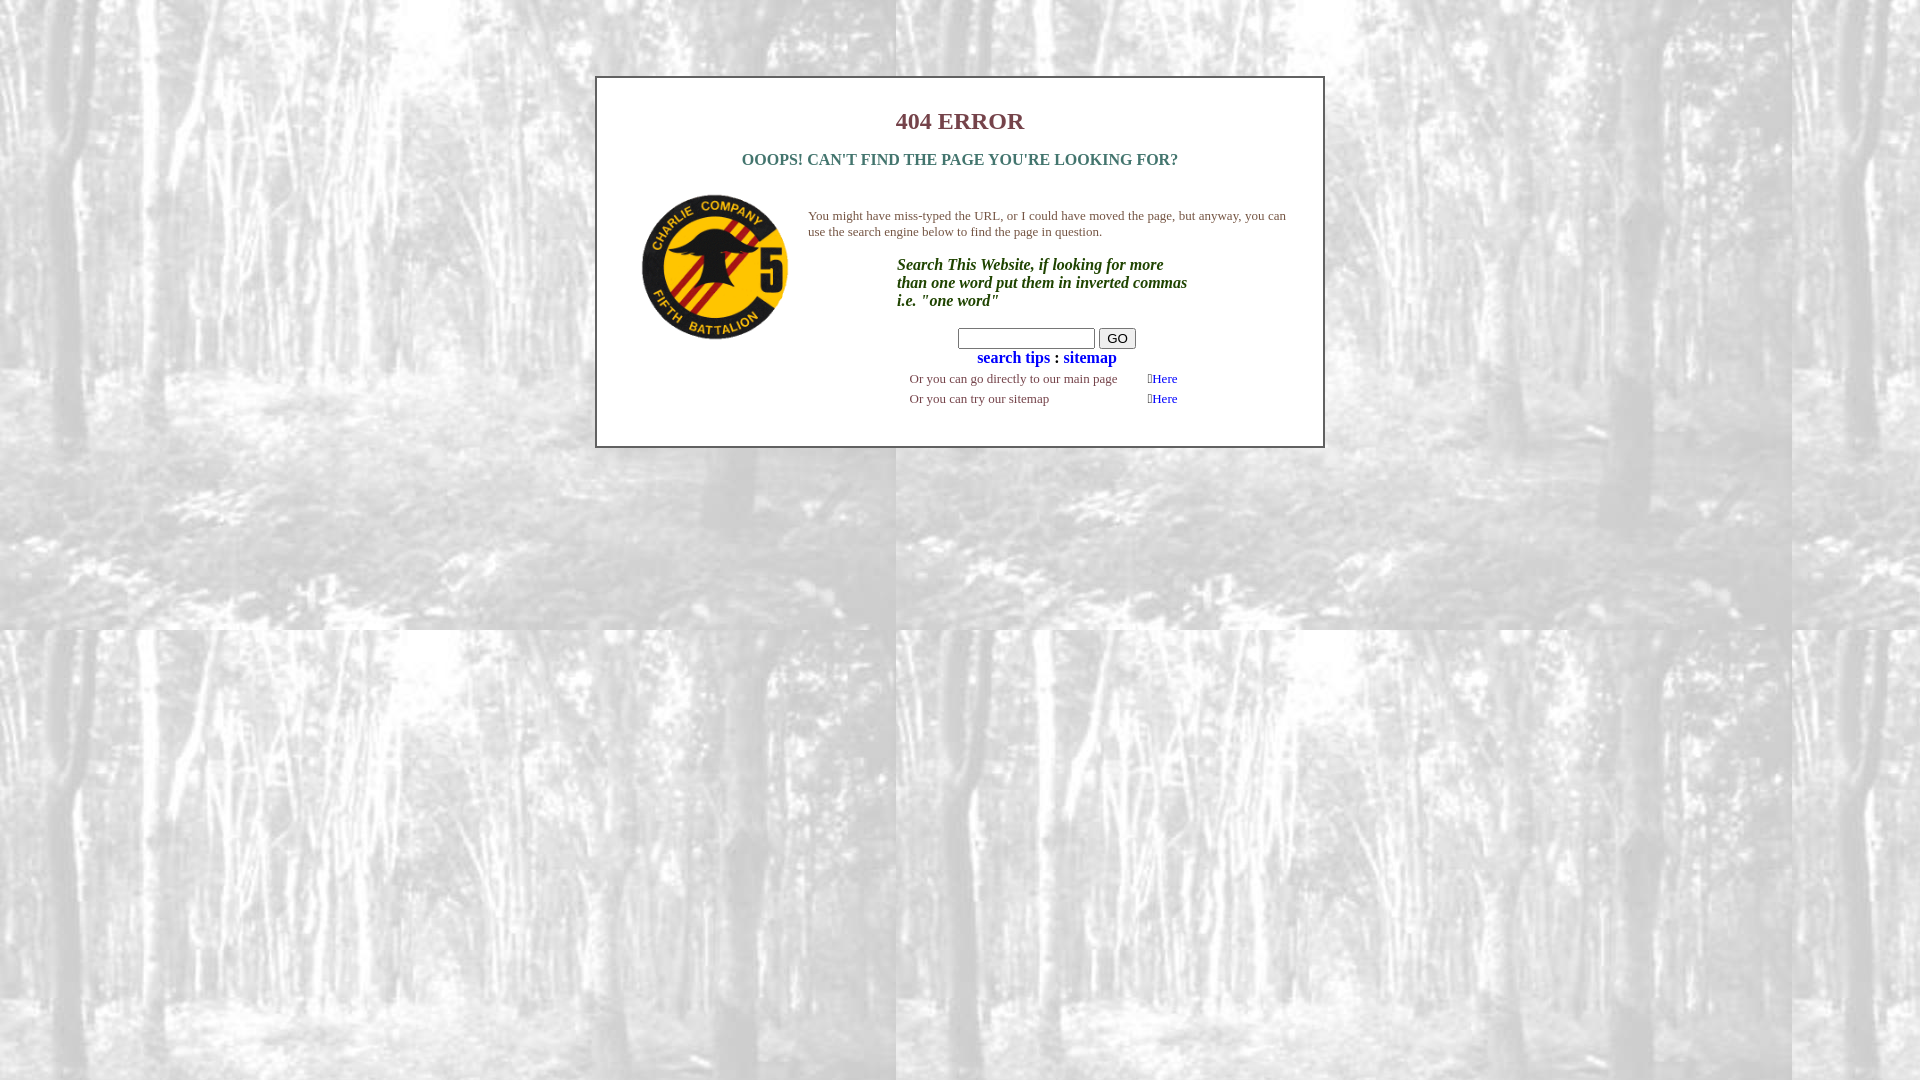 Image resolution: width=1920 pixels, height=1080 pixels. Describe the element at coordinates (1089, 356) in the screenshot. I see `'sitemap'` at that location.